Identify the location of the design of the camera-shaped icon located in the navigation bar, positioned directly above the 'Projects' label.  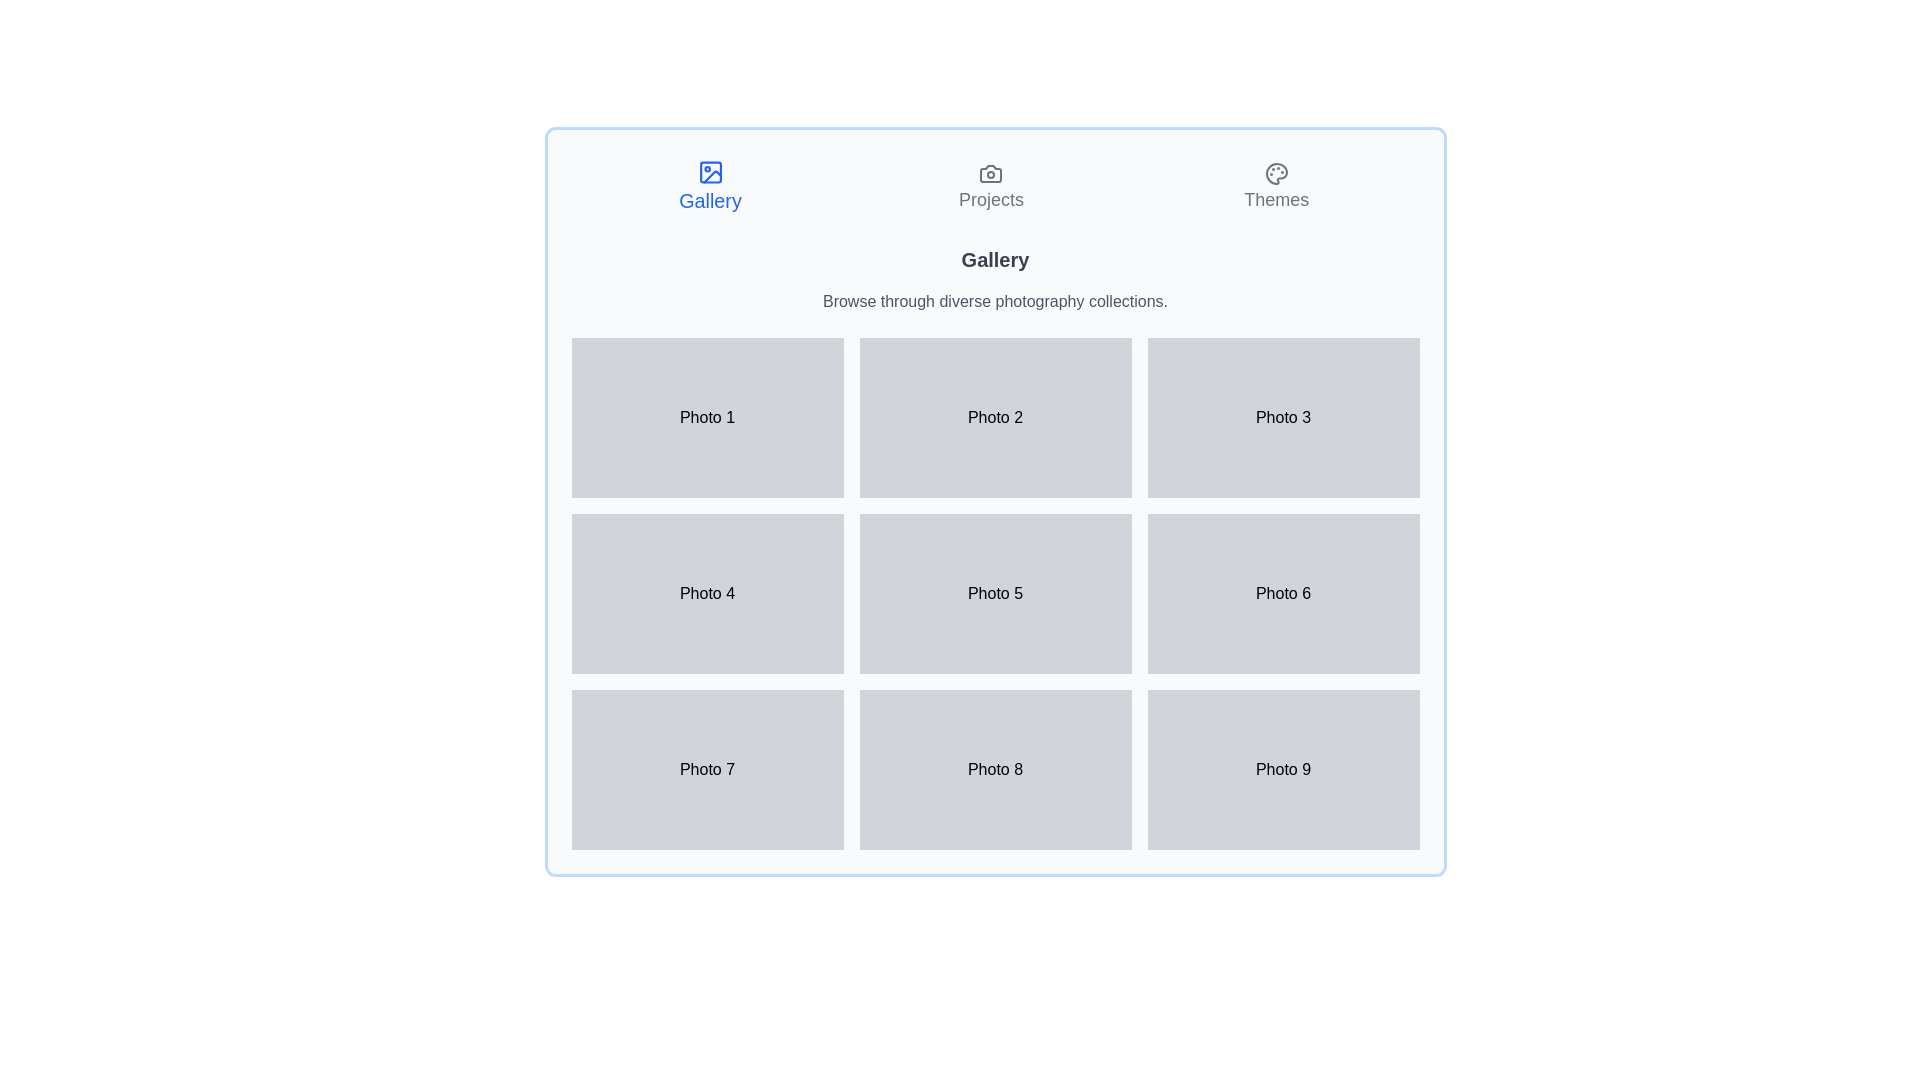
(991, 172).